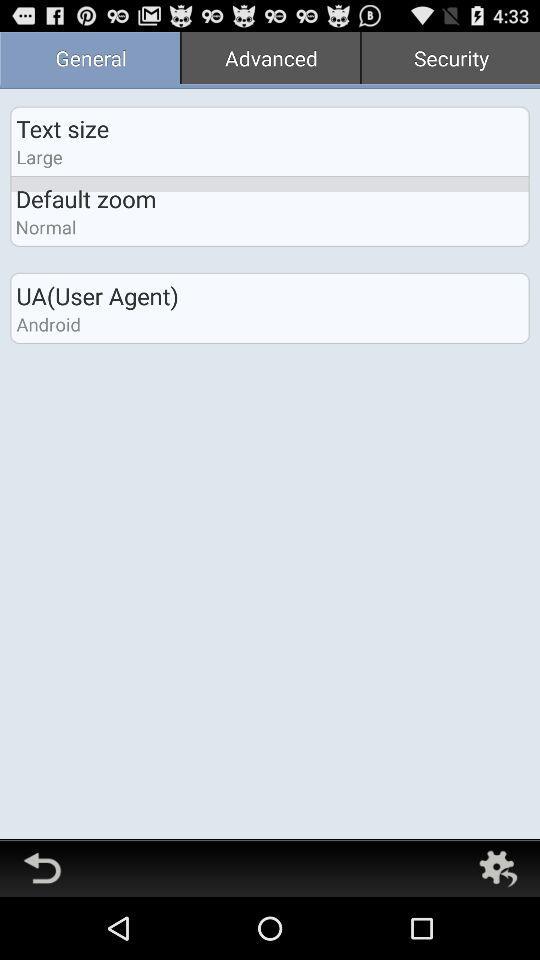 Image resolution: width=540 pixels, height=960 pixels. I want to click on item above the text size item, so click(89, 59).